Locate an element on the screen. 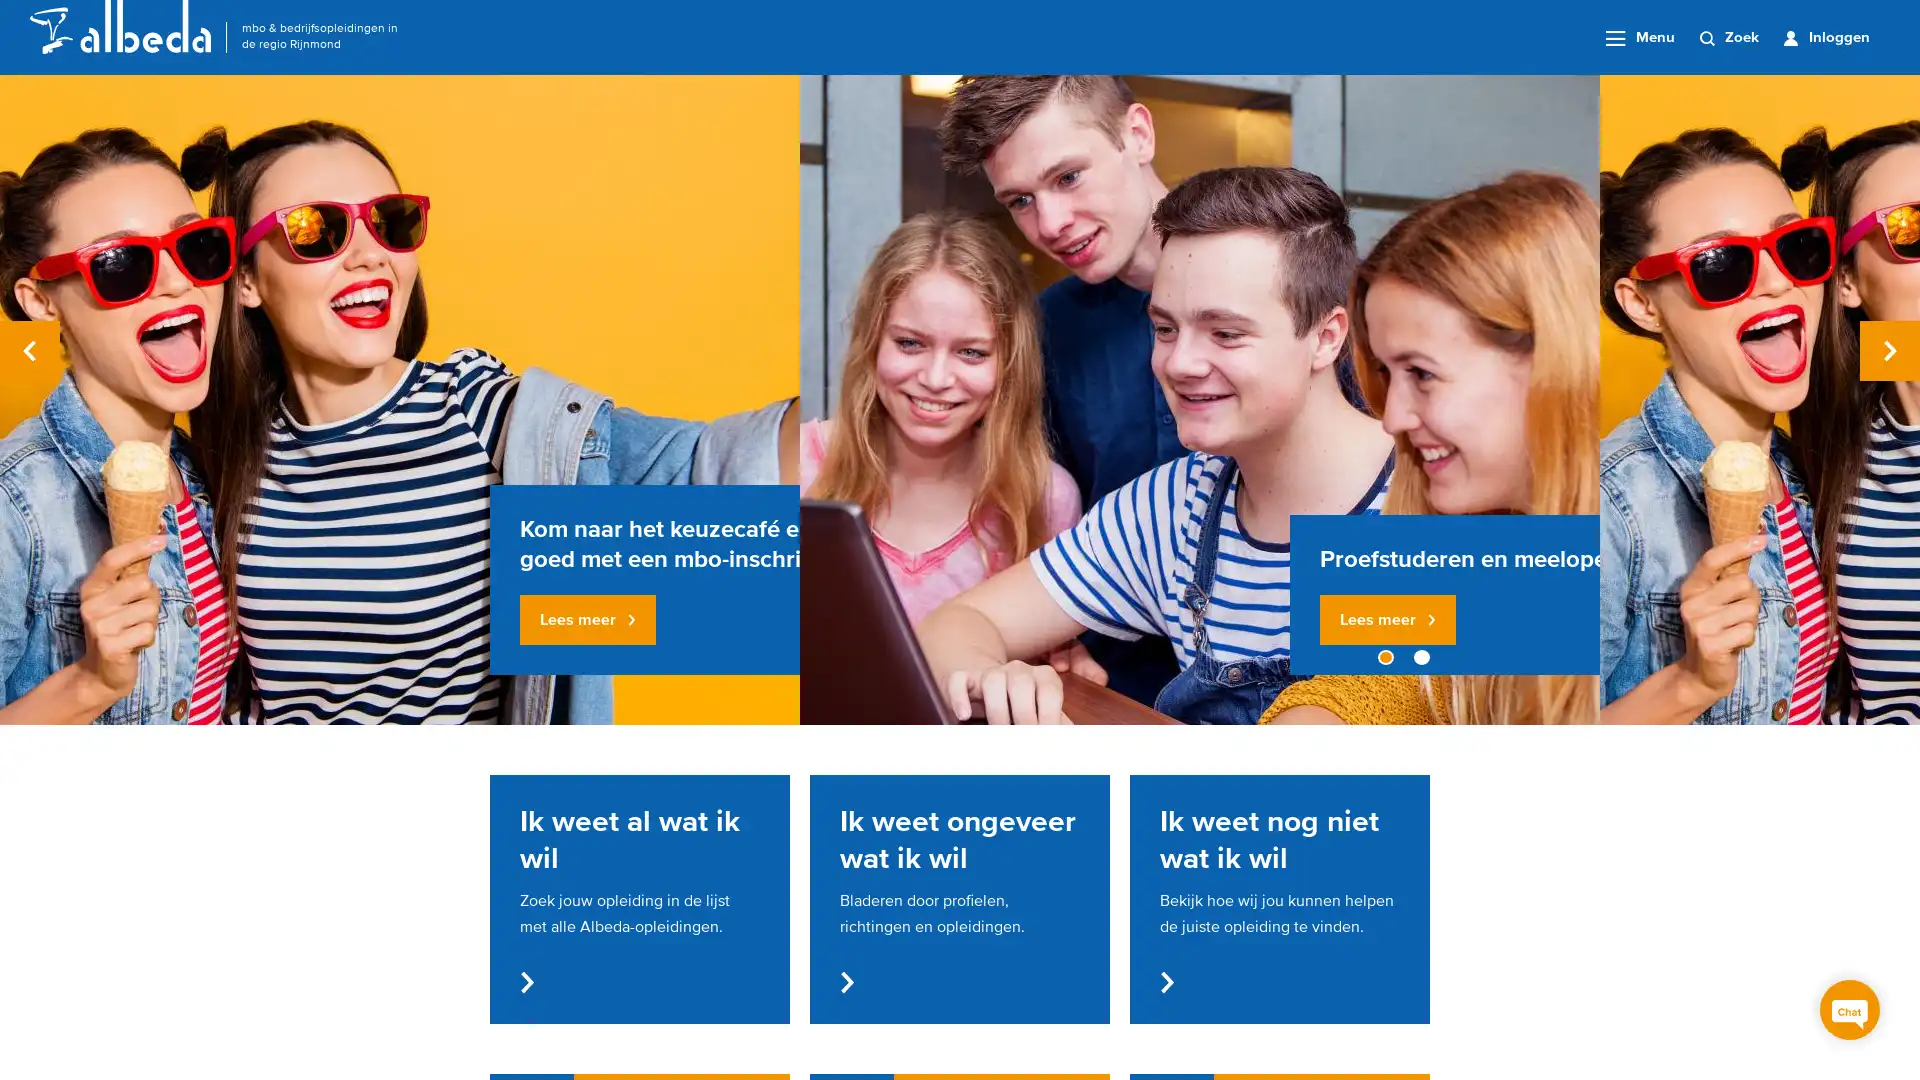 This screenshot has width=1920, height=1080. 2 is located at coordinates (1420, 657).